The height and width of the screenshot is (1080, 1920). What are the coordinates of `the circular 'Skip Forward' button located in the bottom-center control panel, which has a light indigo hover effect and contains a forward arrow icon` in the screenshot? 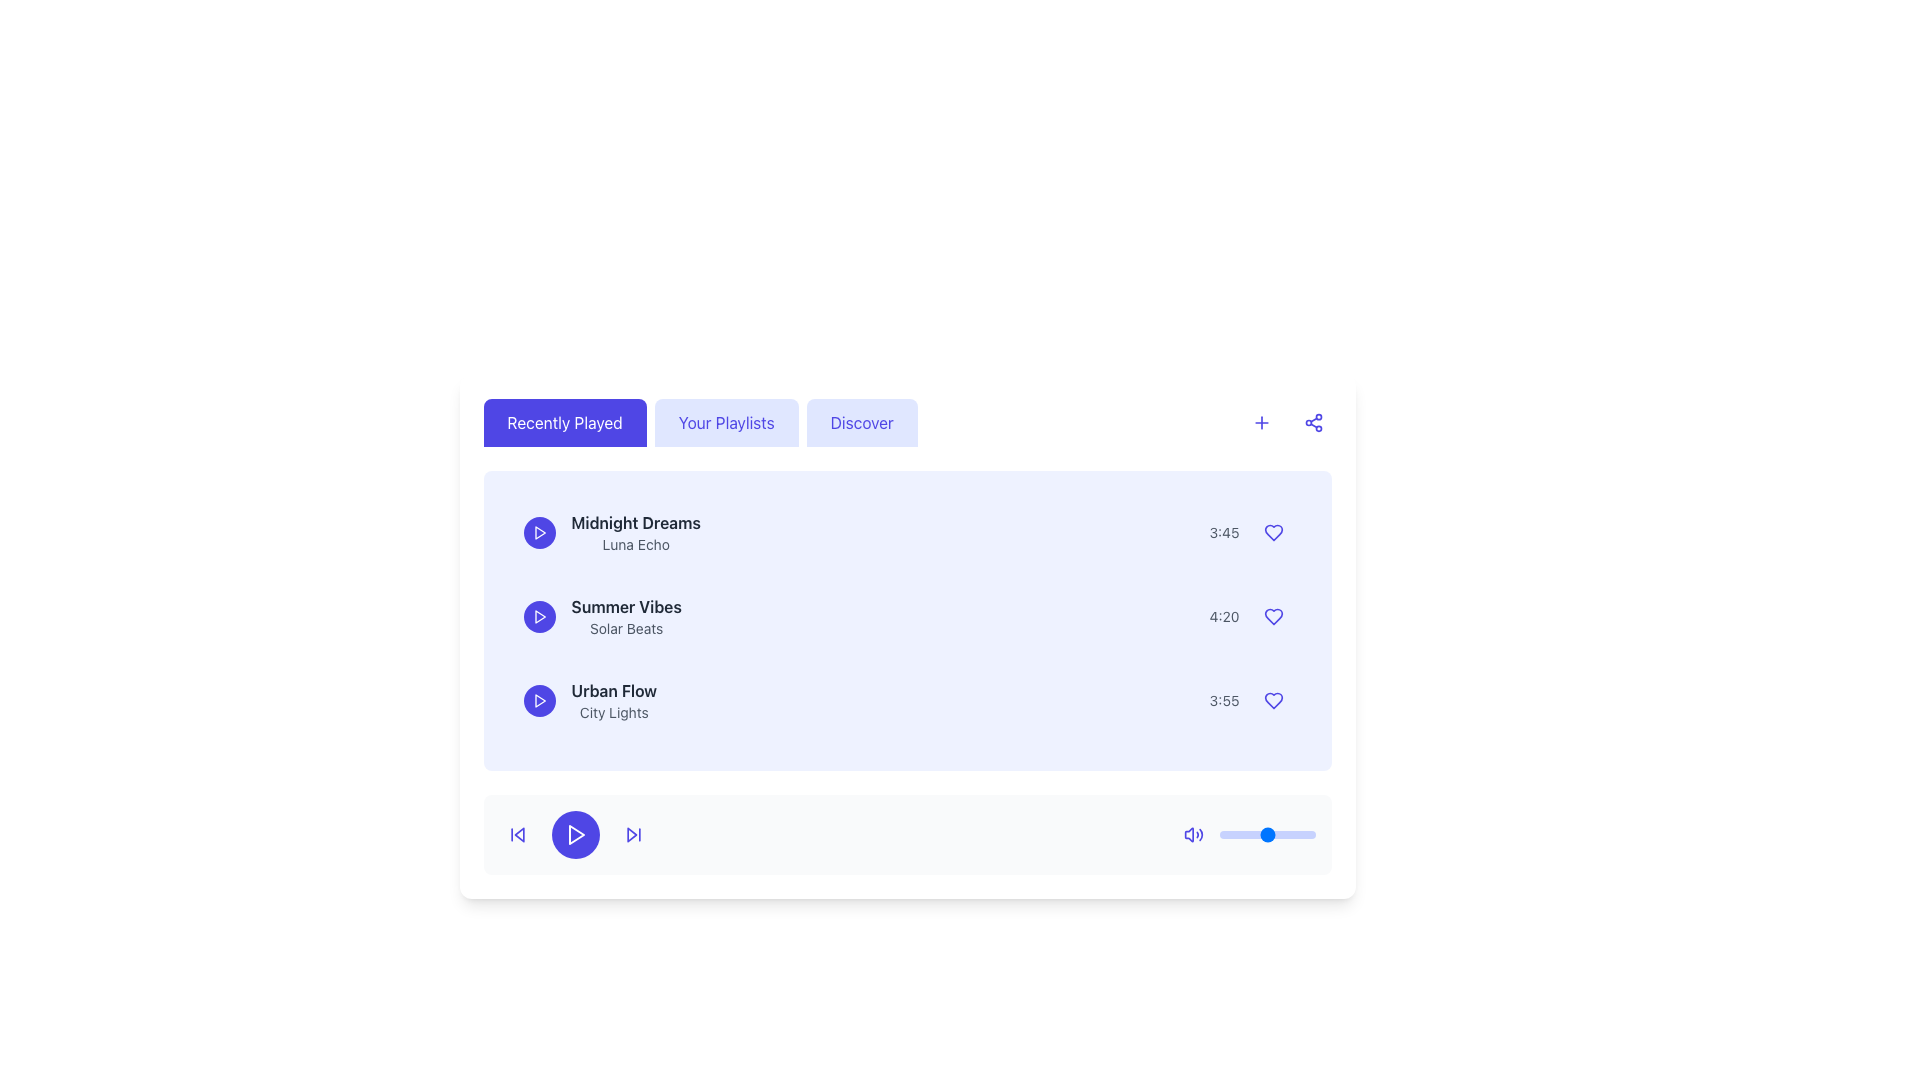 It's located at (632, 834).